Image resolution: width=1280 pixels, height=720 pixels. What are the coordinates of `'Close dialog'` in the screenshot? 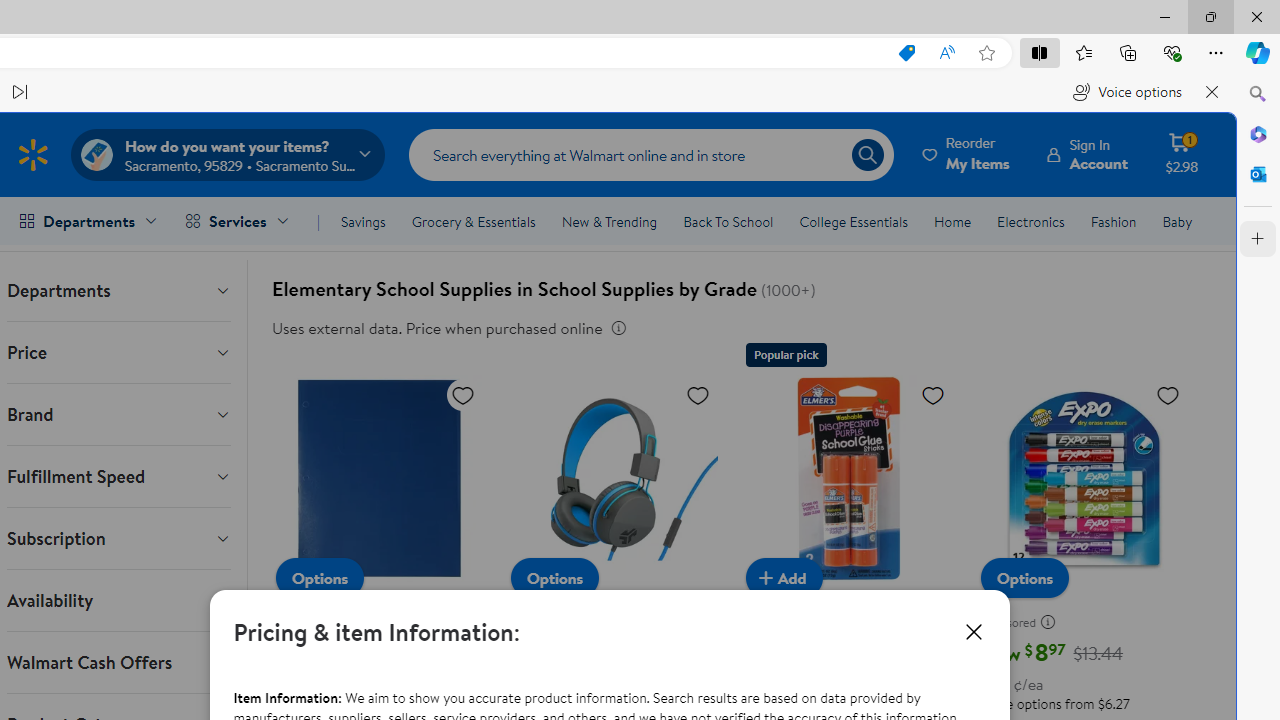 It's located at (974, 631).